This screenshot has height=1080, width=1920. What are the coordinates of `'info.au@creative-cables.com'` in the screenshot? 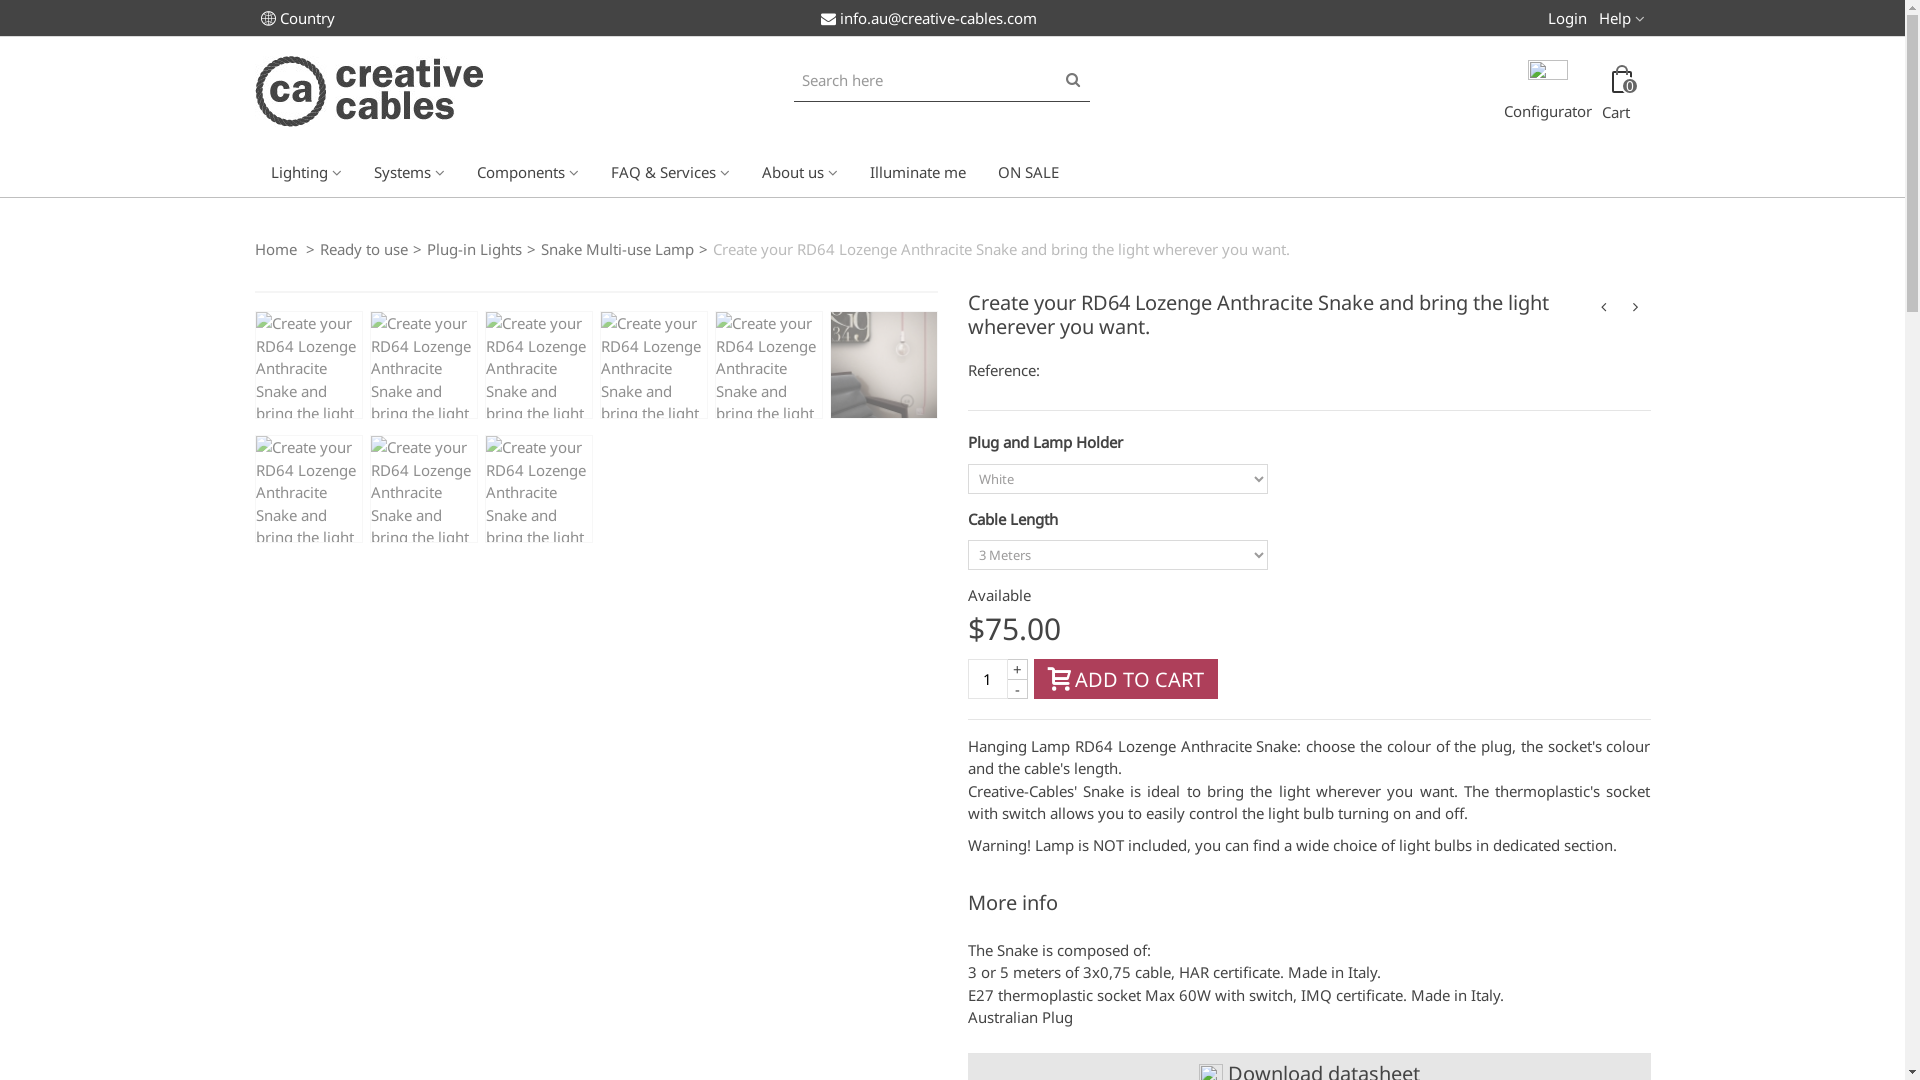 It's located at (926, 18).